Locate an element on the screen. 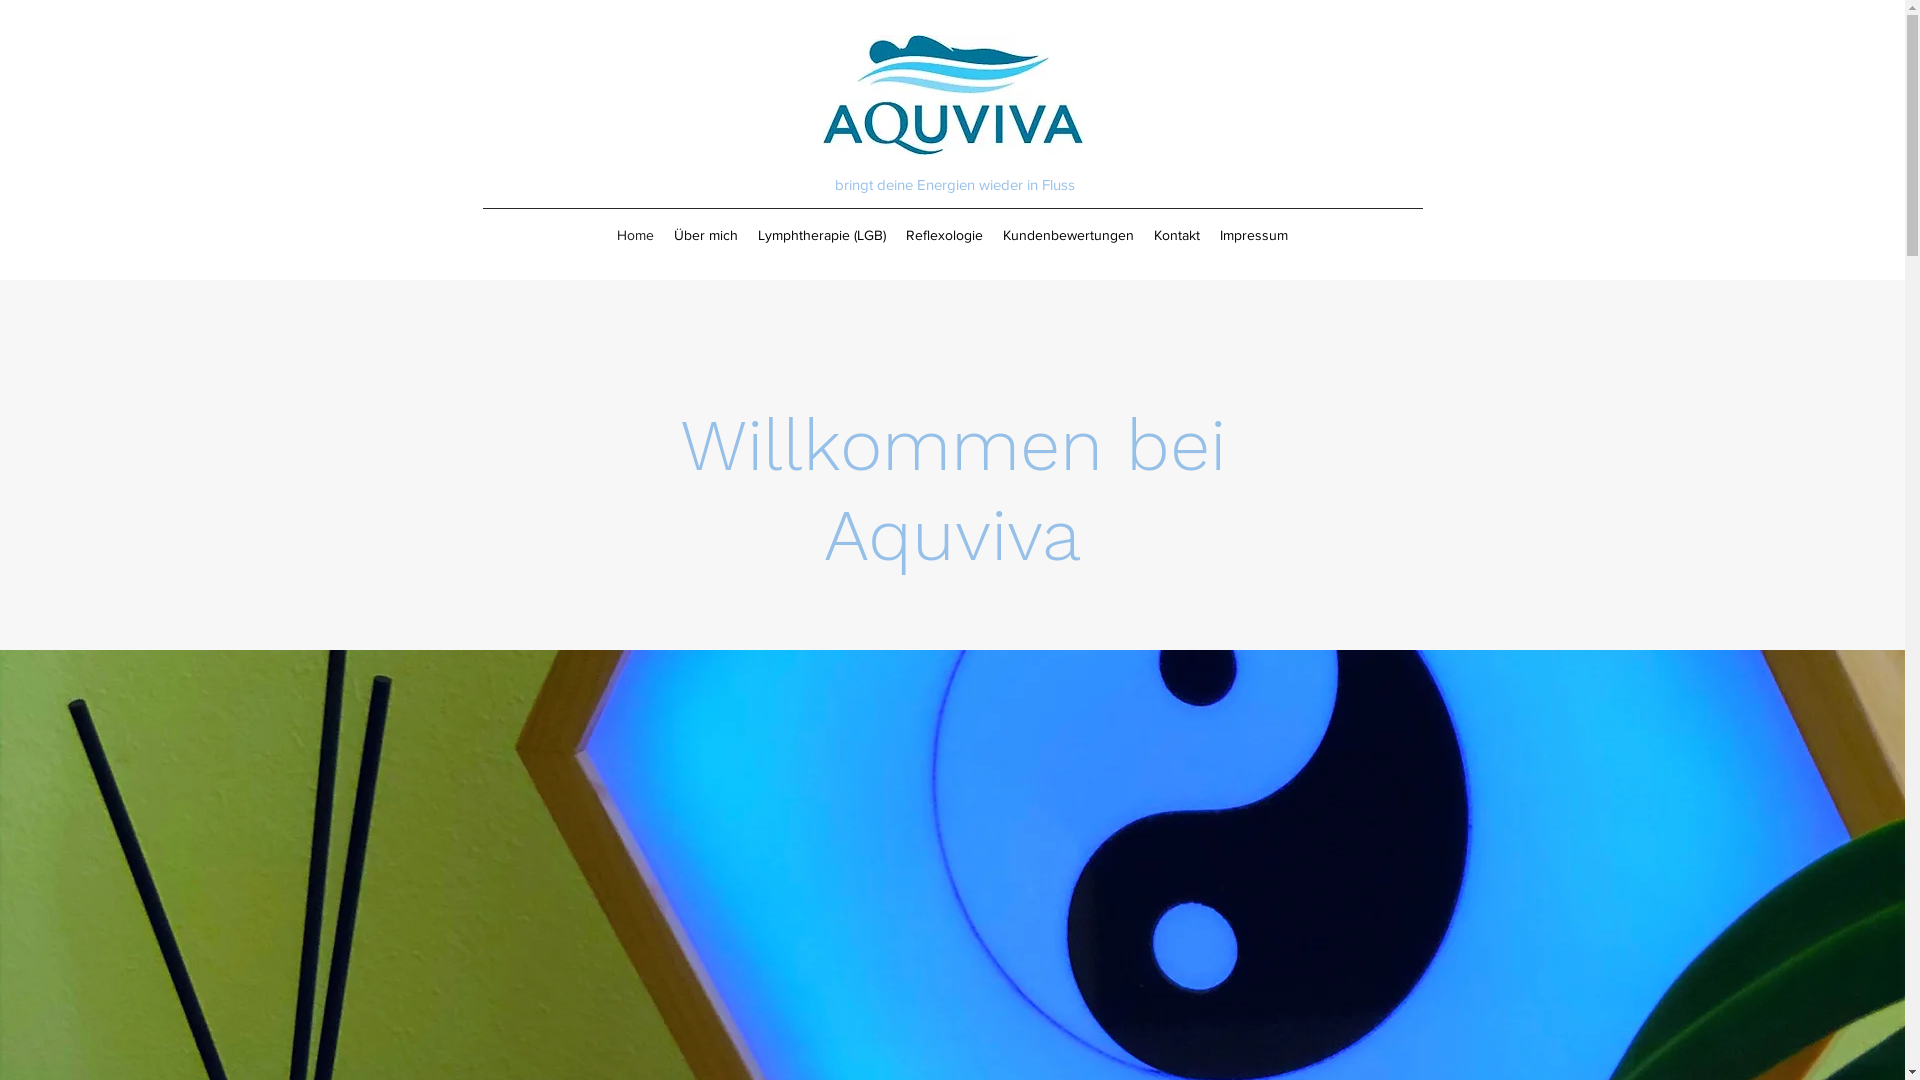  'Home' is located at coordinates (634, 234).